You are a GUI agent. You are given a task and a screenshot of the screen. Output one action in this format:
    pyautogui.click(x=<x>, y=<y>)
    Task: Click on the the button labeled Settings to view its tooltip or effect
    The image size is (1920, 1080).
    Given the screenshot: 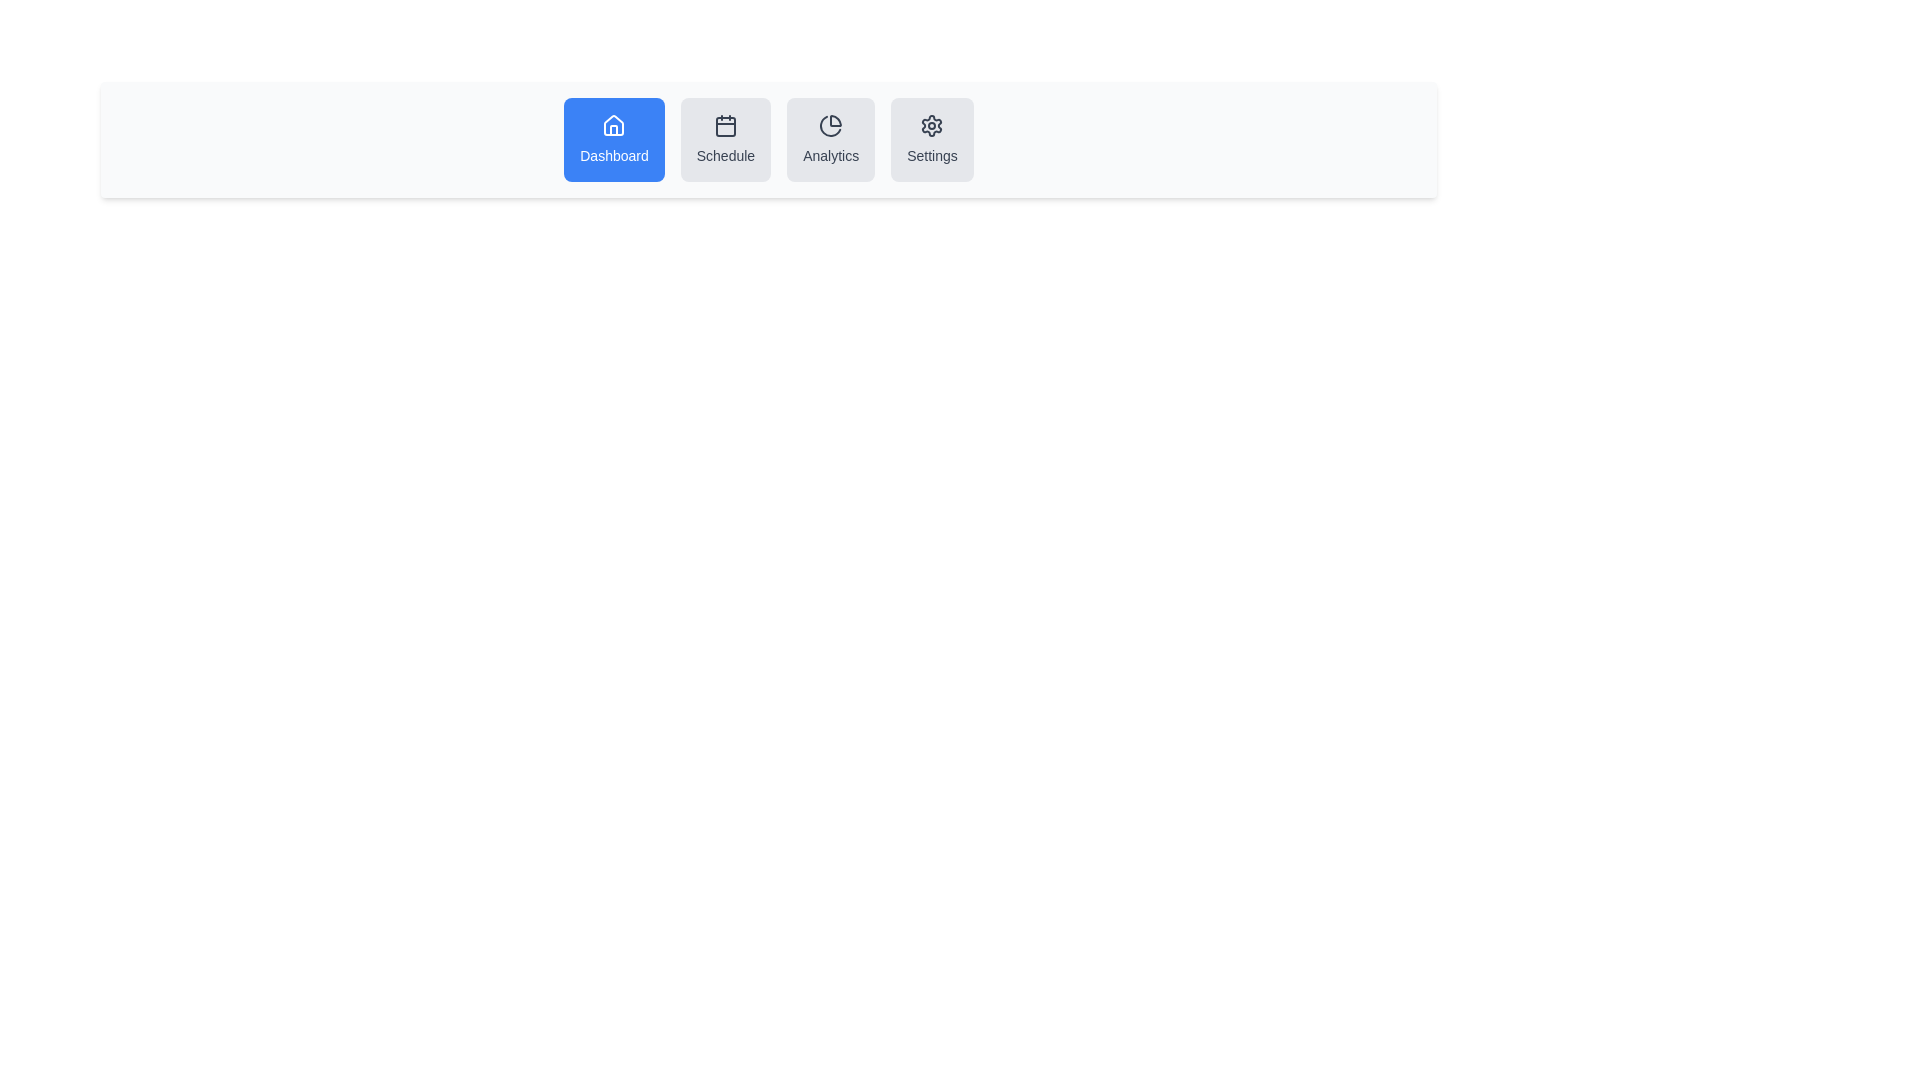 What is the action you would take?
    pyautogui.click(x=930, y=138)
    